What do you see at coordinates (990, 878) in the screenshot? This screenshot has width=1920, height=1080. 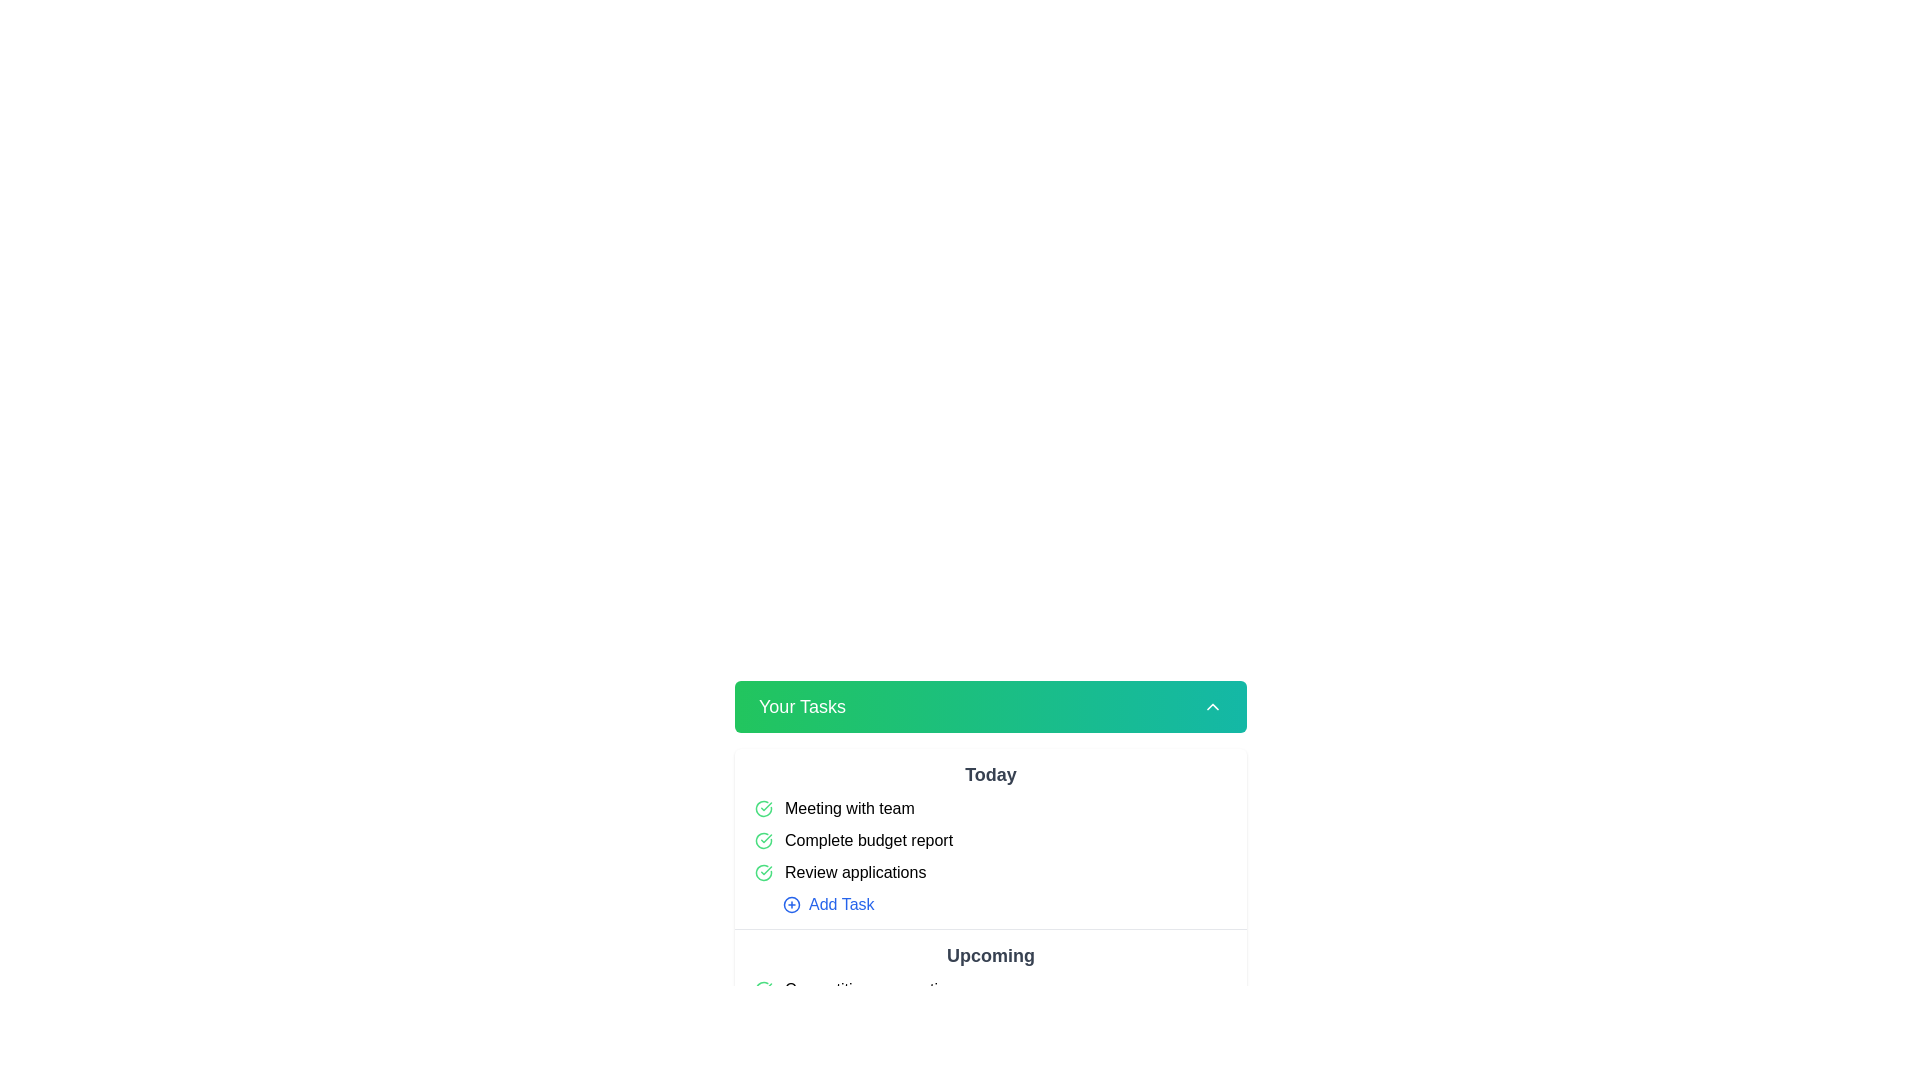 I see `individual task items in the section that displays task labels and headings, such as 'Today' and 'Upcoming', which includes tasks like 'Meeting with team' and 'Review applications'` at bounding box center [990, 878].